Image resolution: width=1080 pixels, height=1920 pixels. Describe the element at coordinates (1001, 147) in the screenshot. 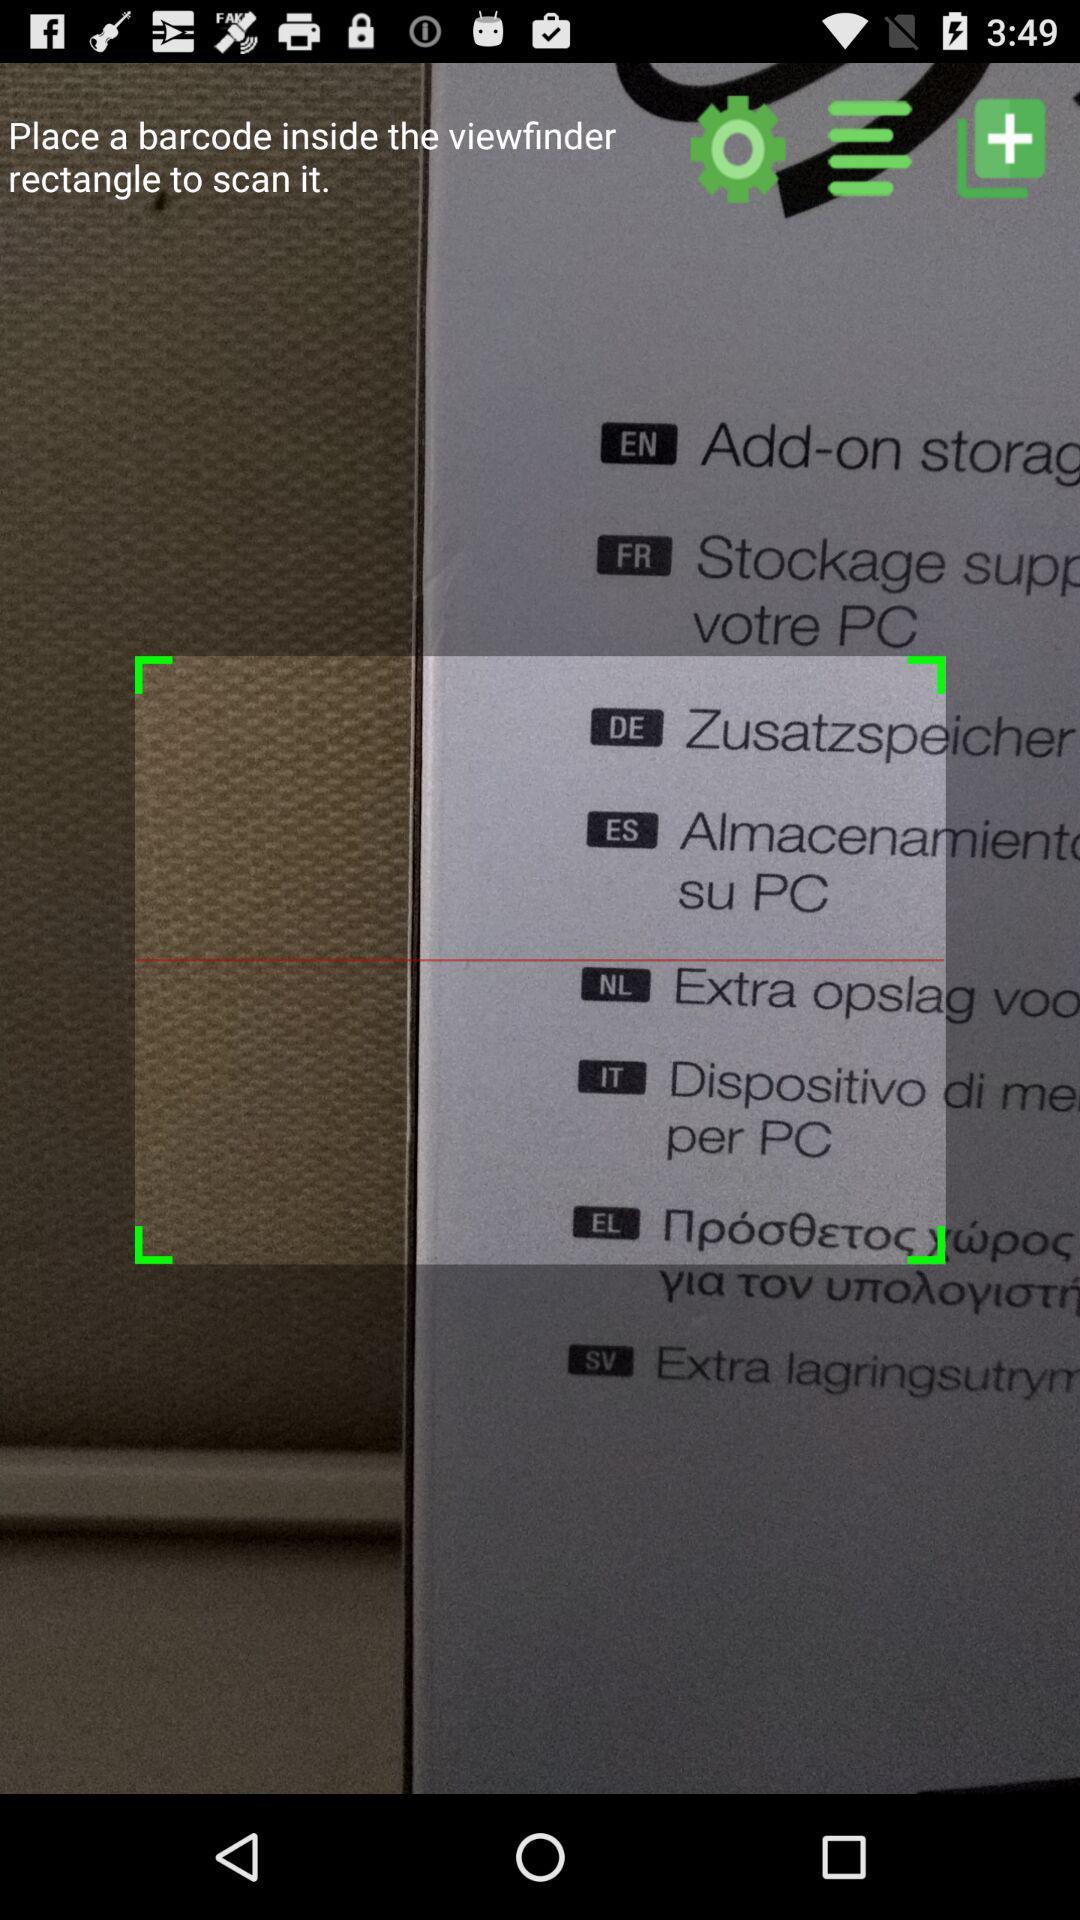

I see `this button in zoom options` at that location.